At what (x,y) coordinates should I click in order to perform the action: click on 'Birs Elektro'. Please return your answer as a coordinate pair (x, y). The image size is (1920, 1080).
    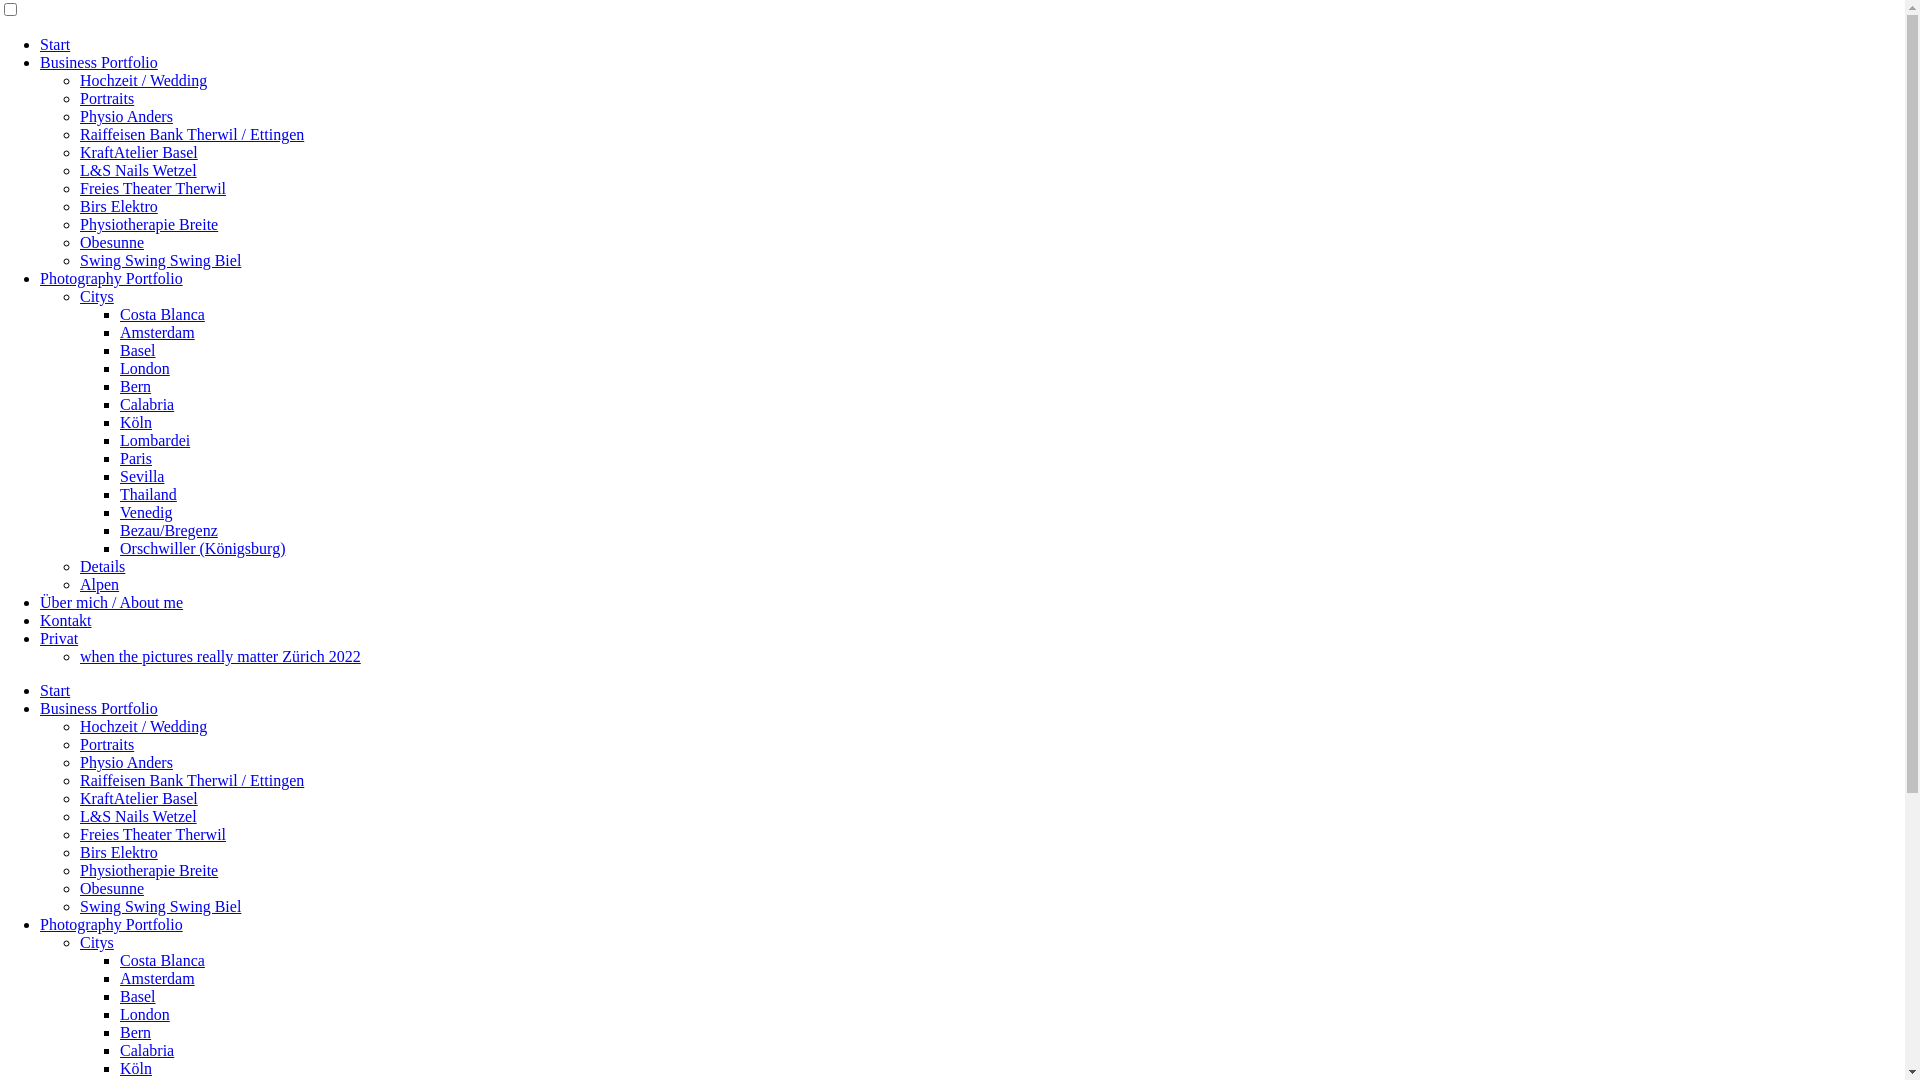
    Looking at the image, I should click on (118, 206).